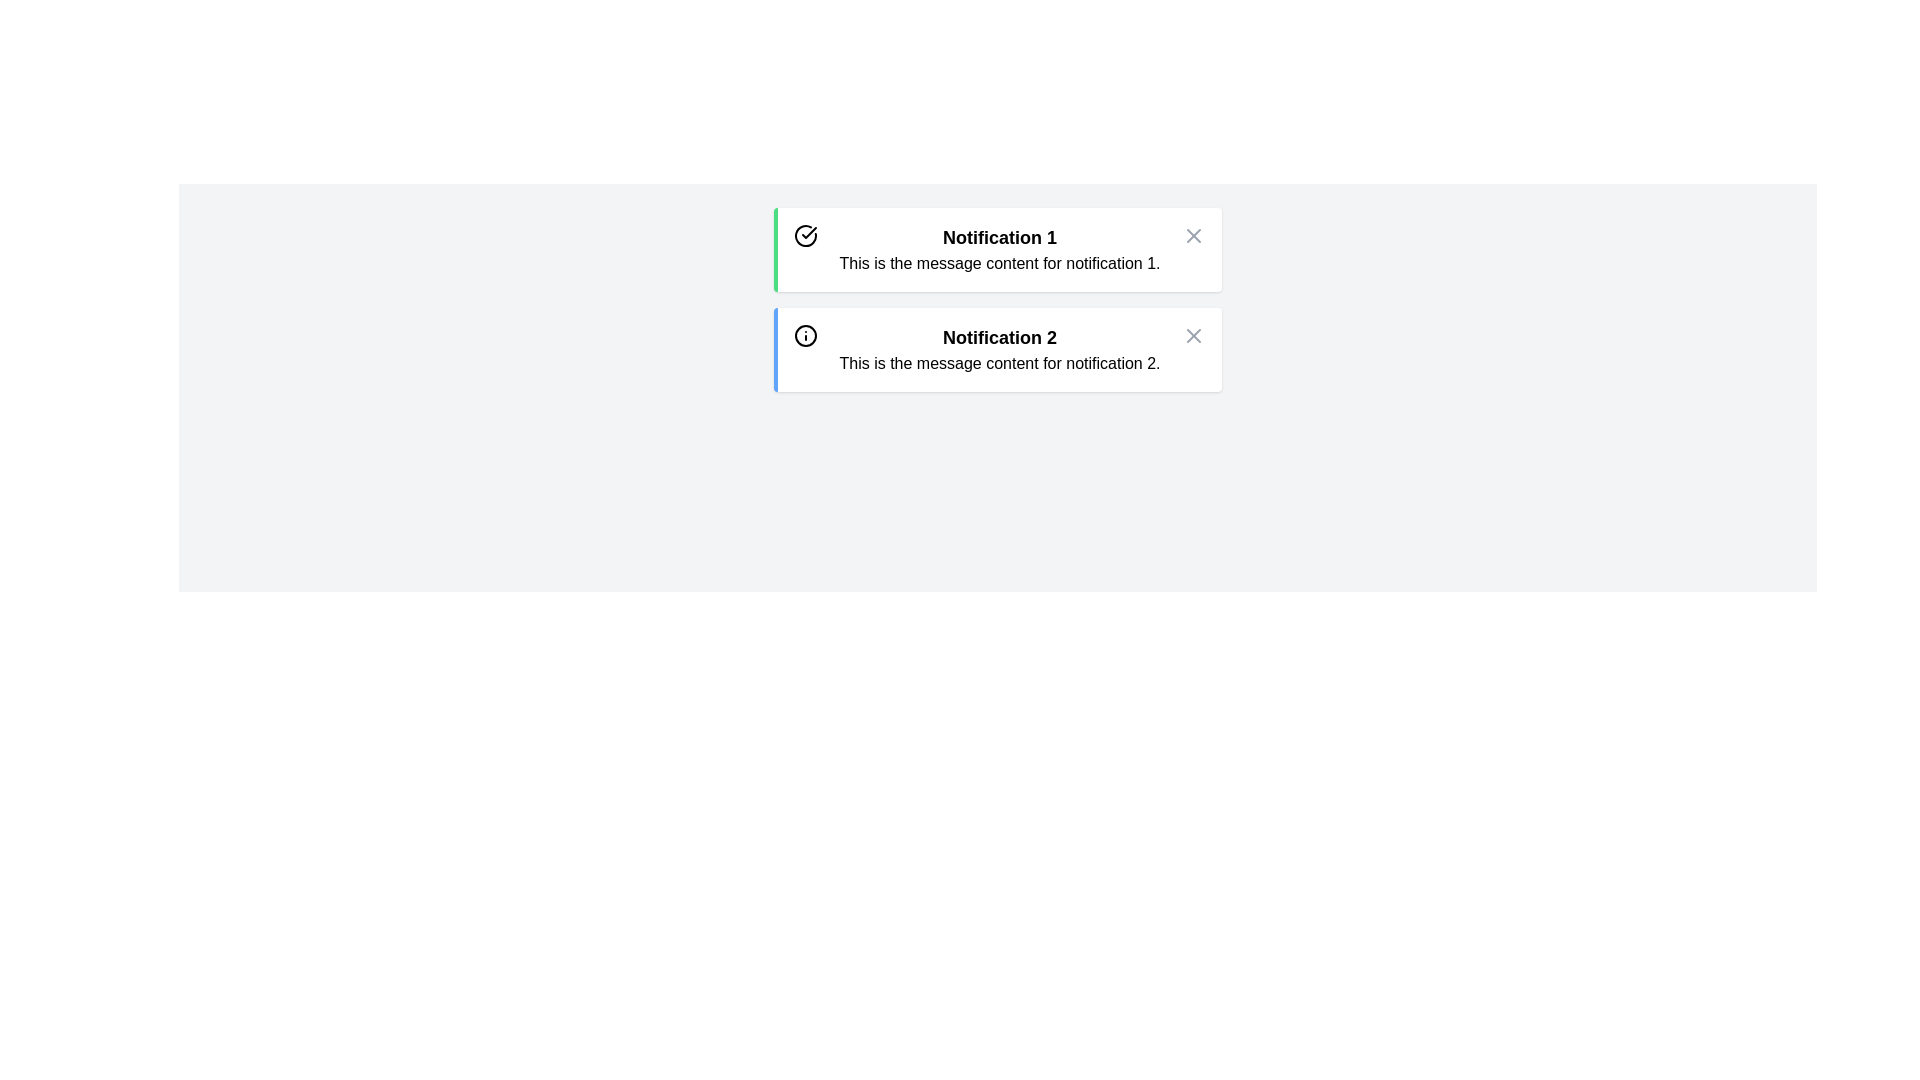 This screenshot has height=1080, width=1920. I want to click on the Notification Box with bold text saying 'Notification 2', so click(998, 349).